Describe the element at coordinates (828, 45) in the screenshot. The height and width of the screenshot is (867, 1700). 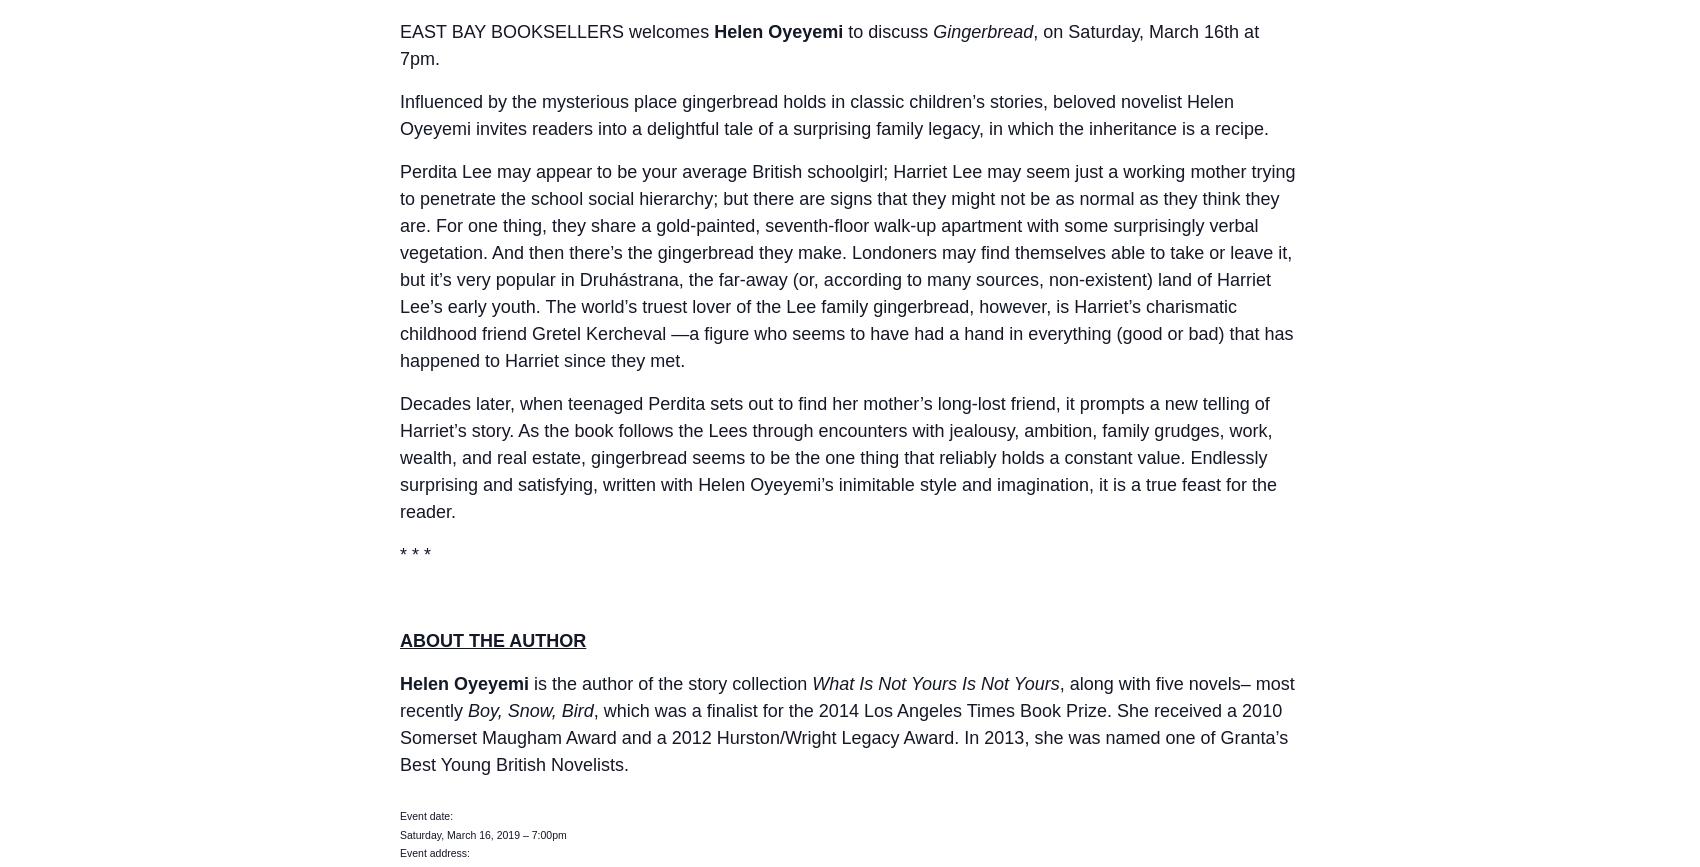
I see `', on Saturday, March 16th at 7pm.'` at that location.